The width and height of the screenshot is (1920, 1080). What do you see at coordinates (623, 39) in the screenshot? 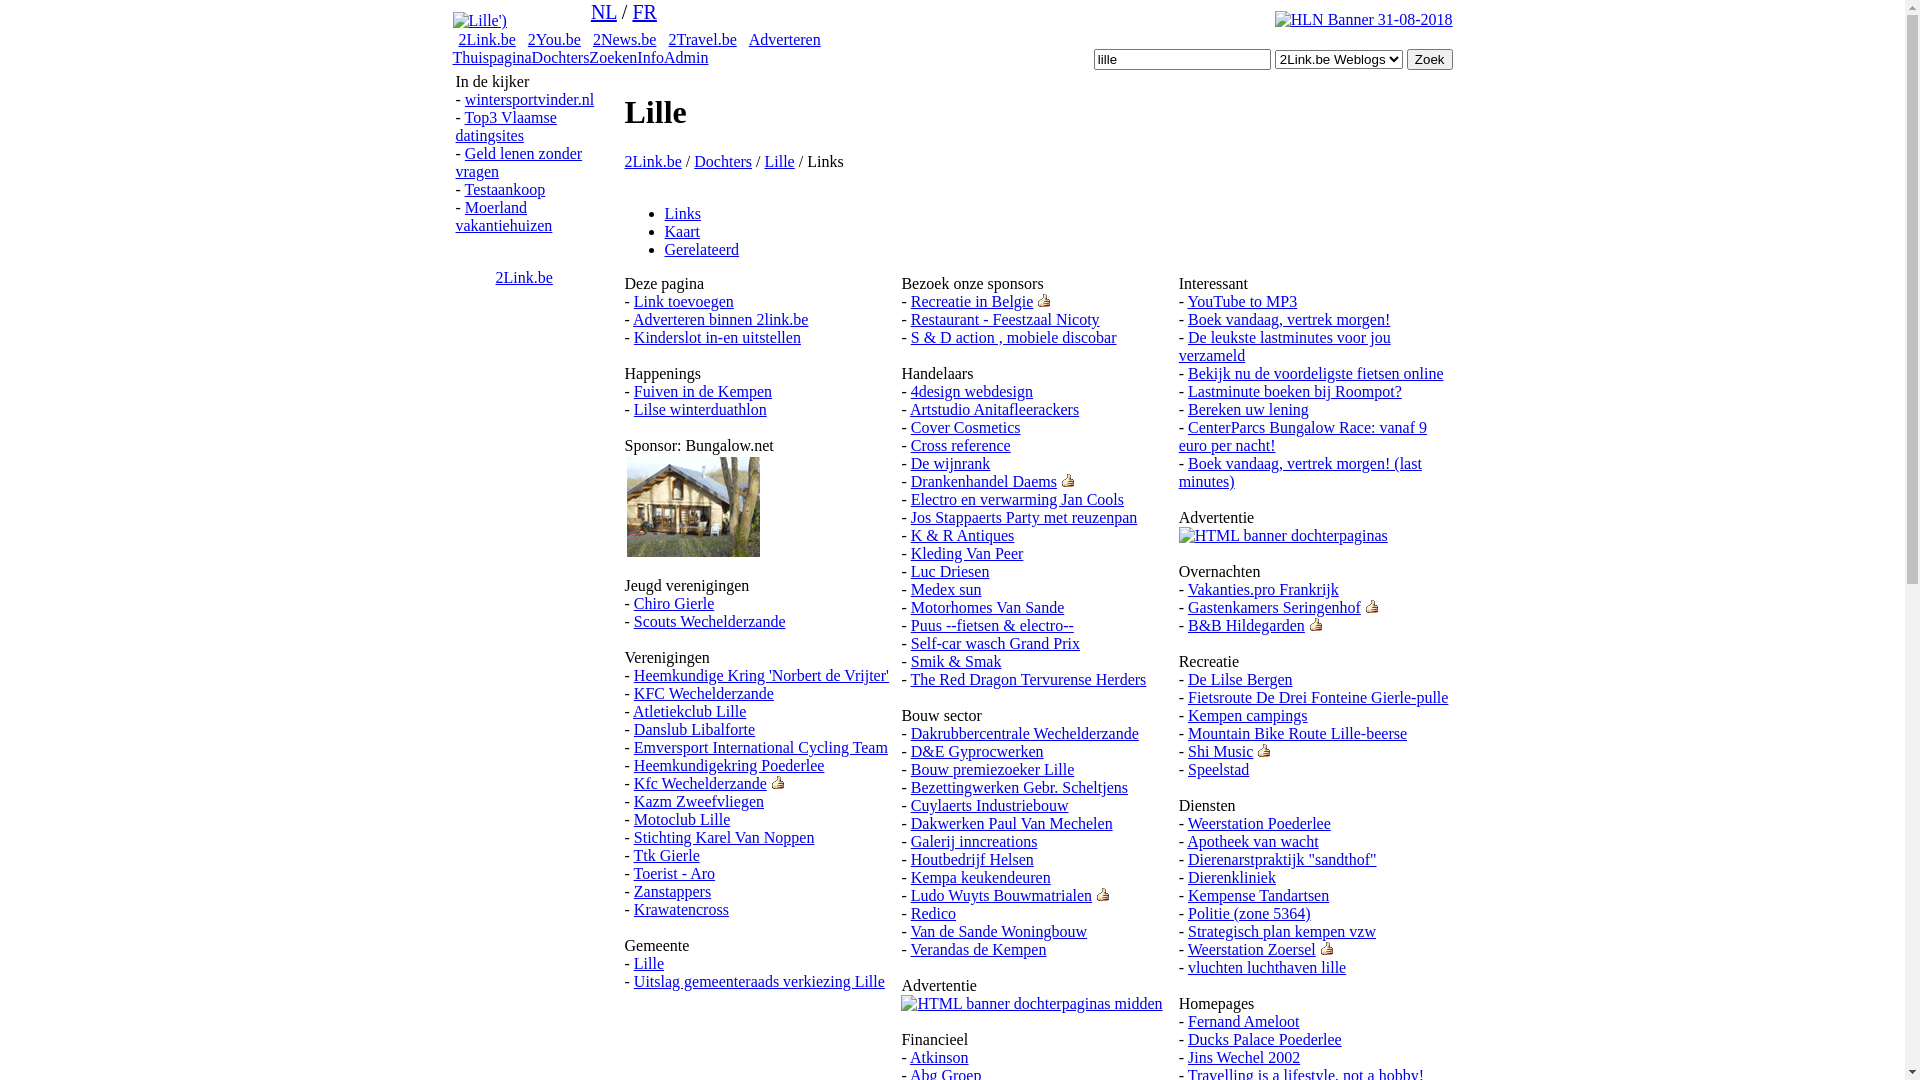
I see `'2News.be'` at bounding box center [623, 39].